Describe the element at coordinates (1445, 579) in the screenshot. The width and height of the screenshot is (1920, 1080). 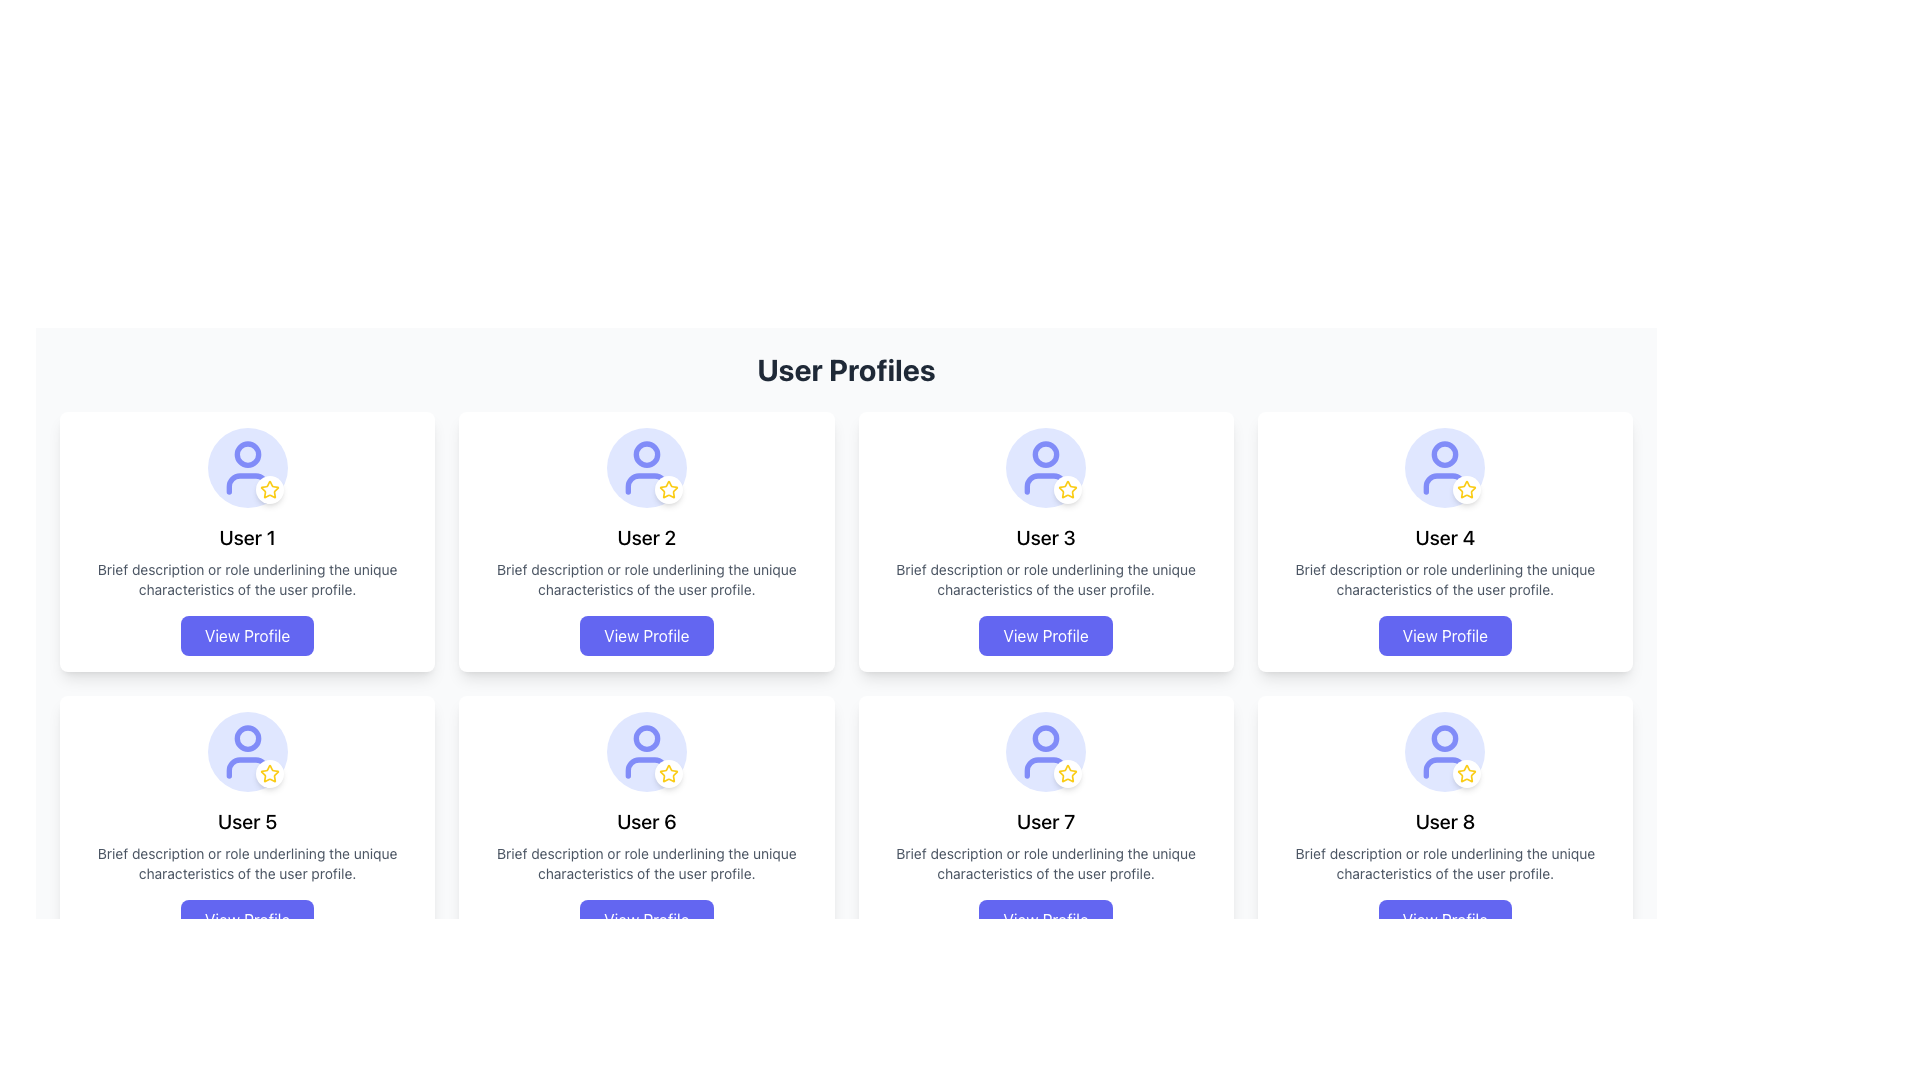
I see `the supplementary text label that provides additional details for the 'User 4' profile, located below the 'User 4' title and above the 'View Profile' button` at that location.